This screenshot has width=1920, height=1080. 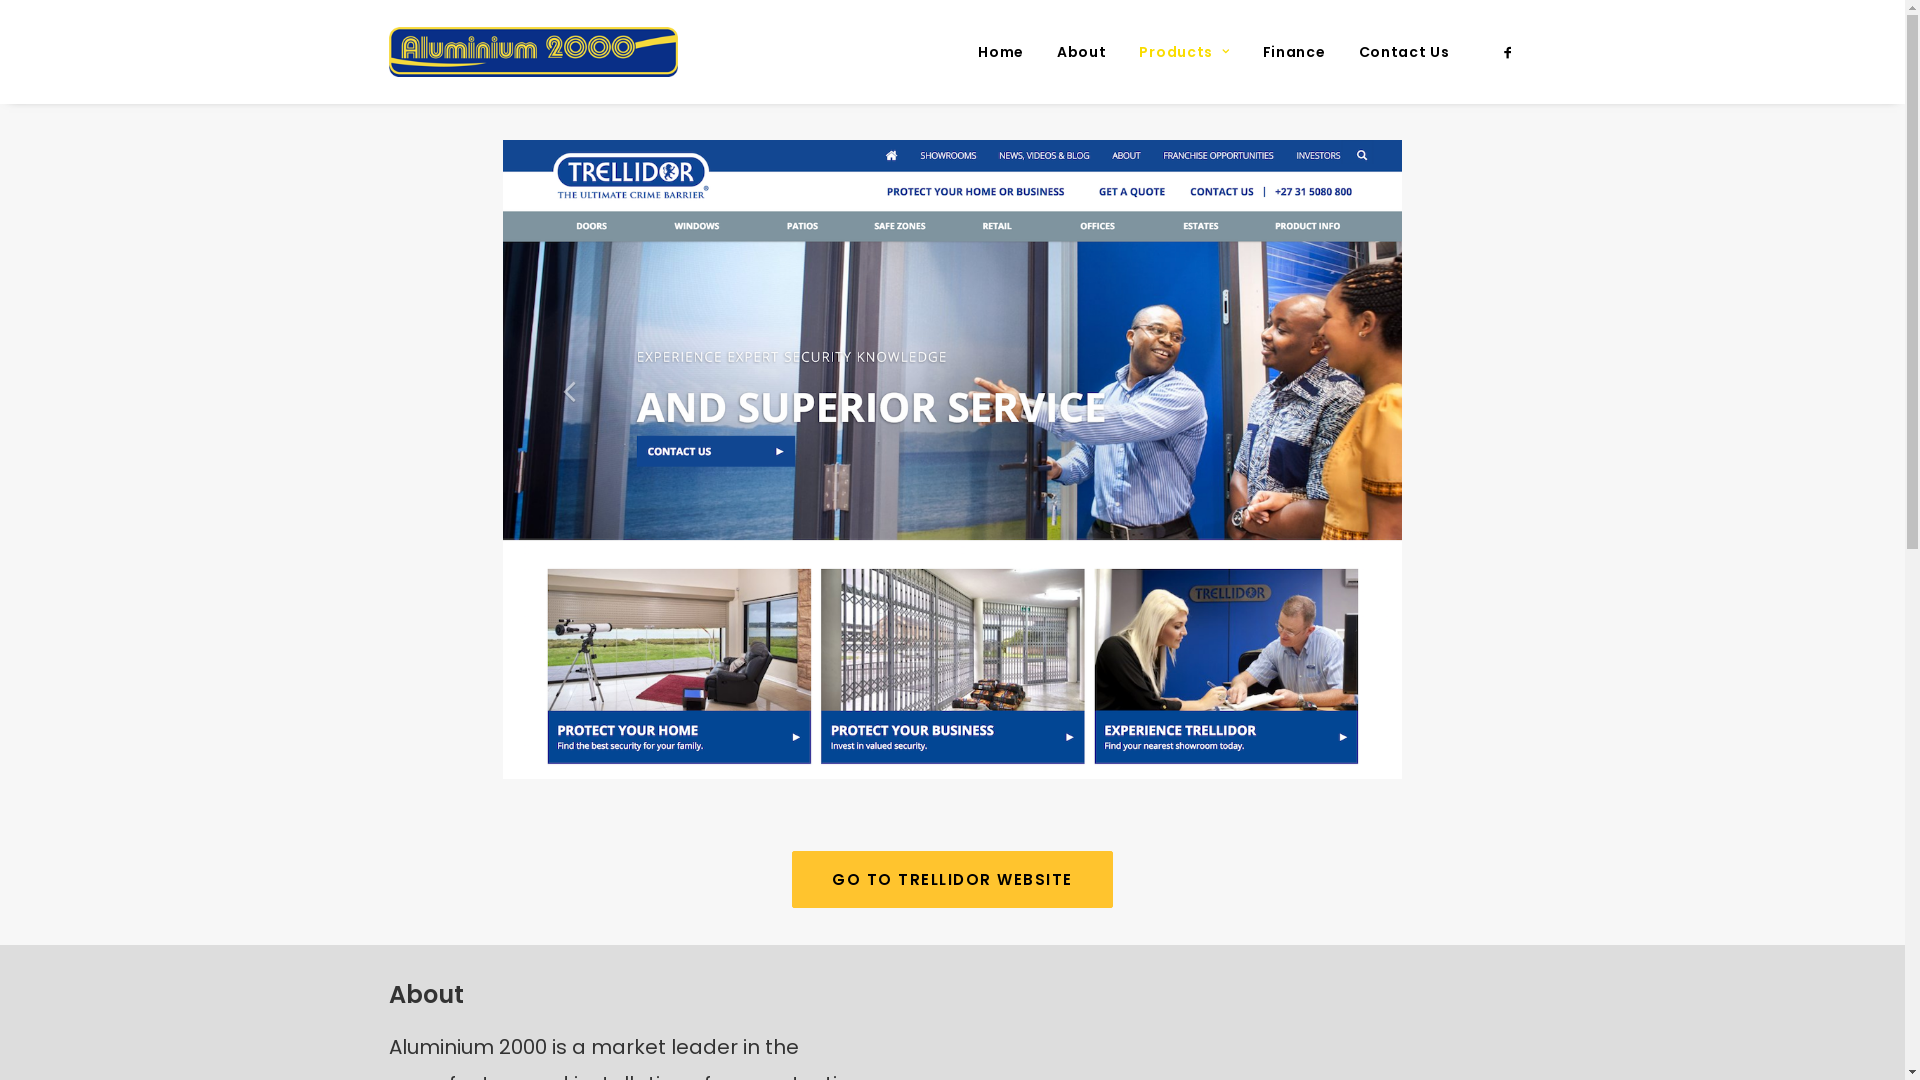 What do you see at coordinates (1080, 50) in the screenshot?
I see `'About'` at bounding box center [1080, 50].